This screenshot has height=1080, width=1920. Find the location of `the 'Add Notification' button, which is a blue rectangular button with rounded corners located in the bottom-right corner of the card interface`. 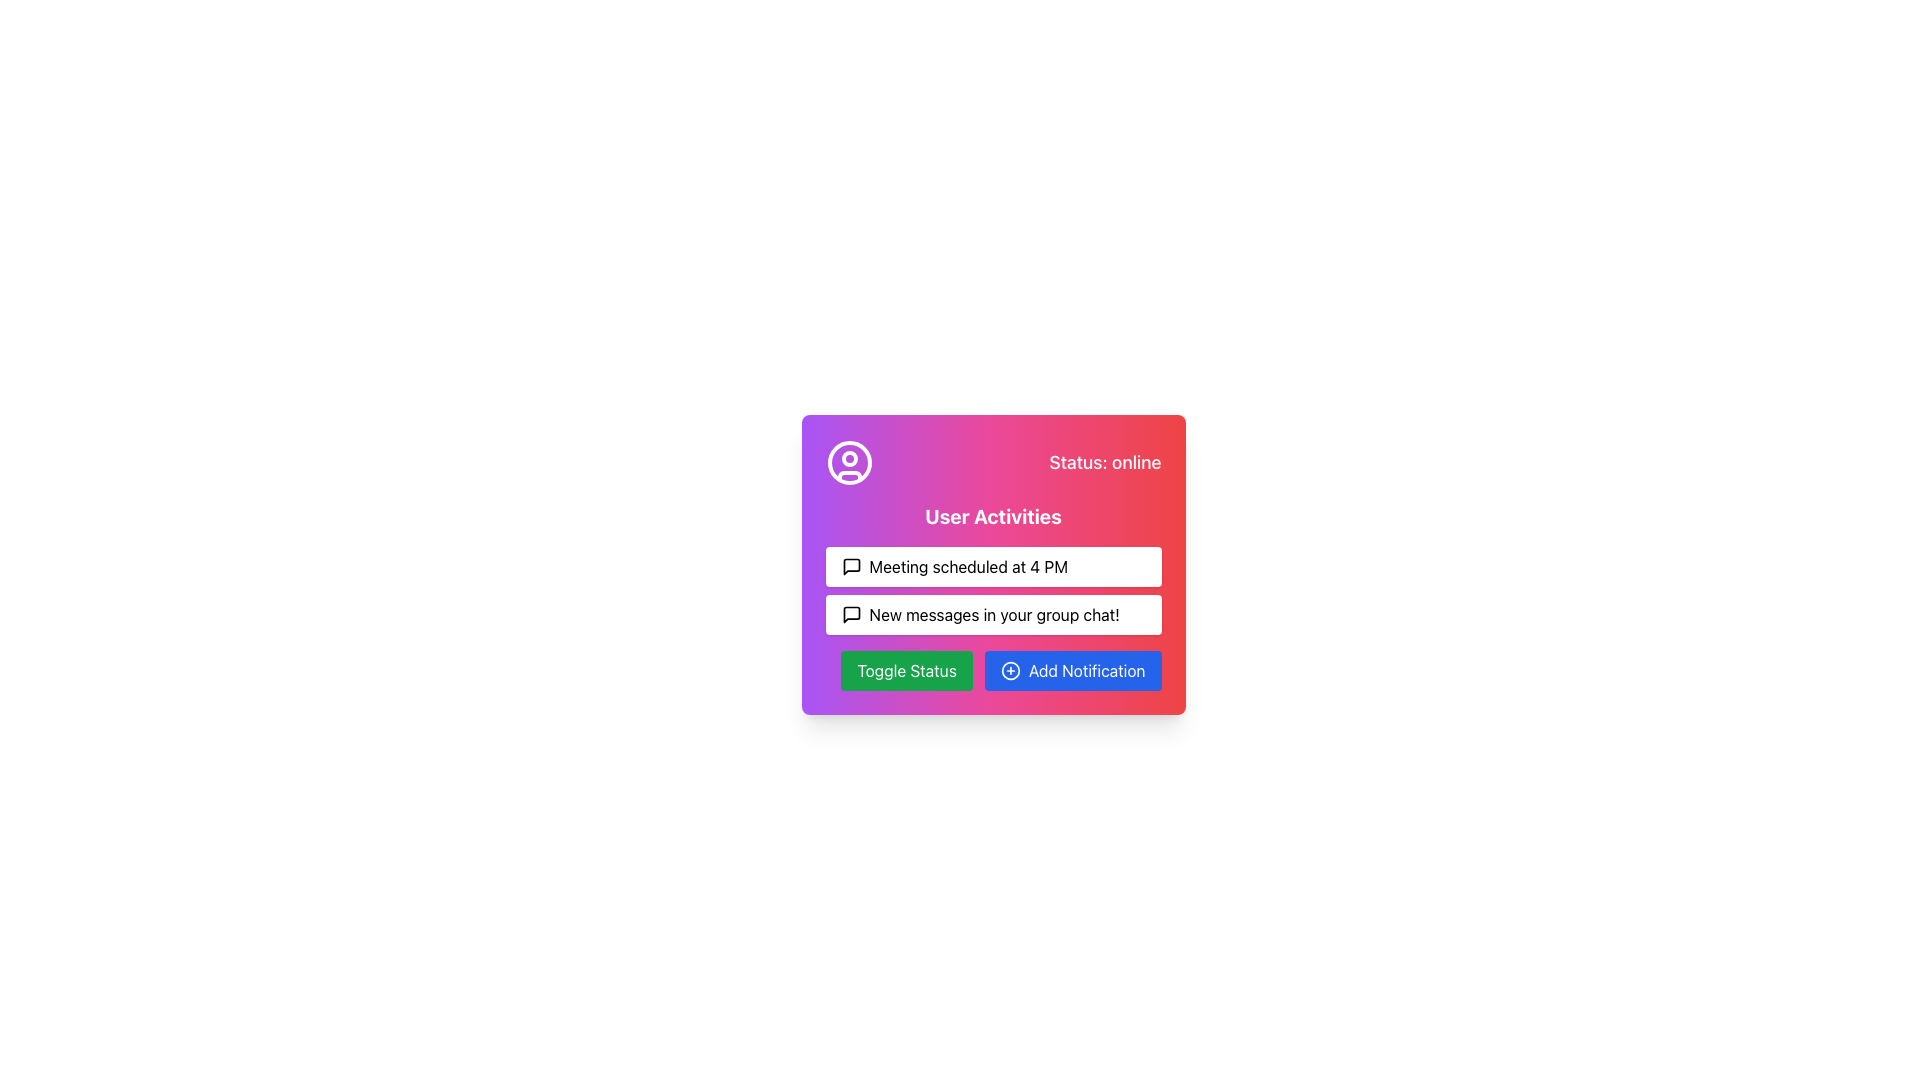

the 'Add Notification' button, which is a blue rectangular button with rounded corners located in the bottom-right corner of the card interface is located at coordinates (1085, 671).